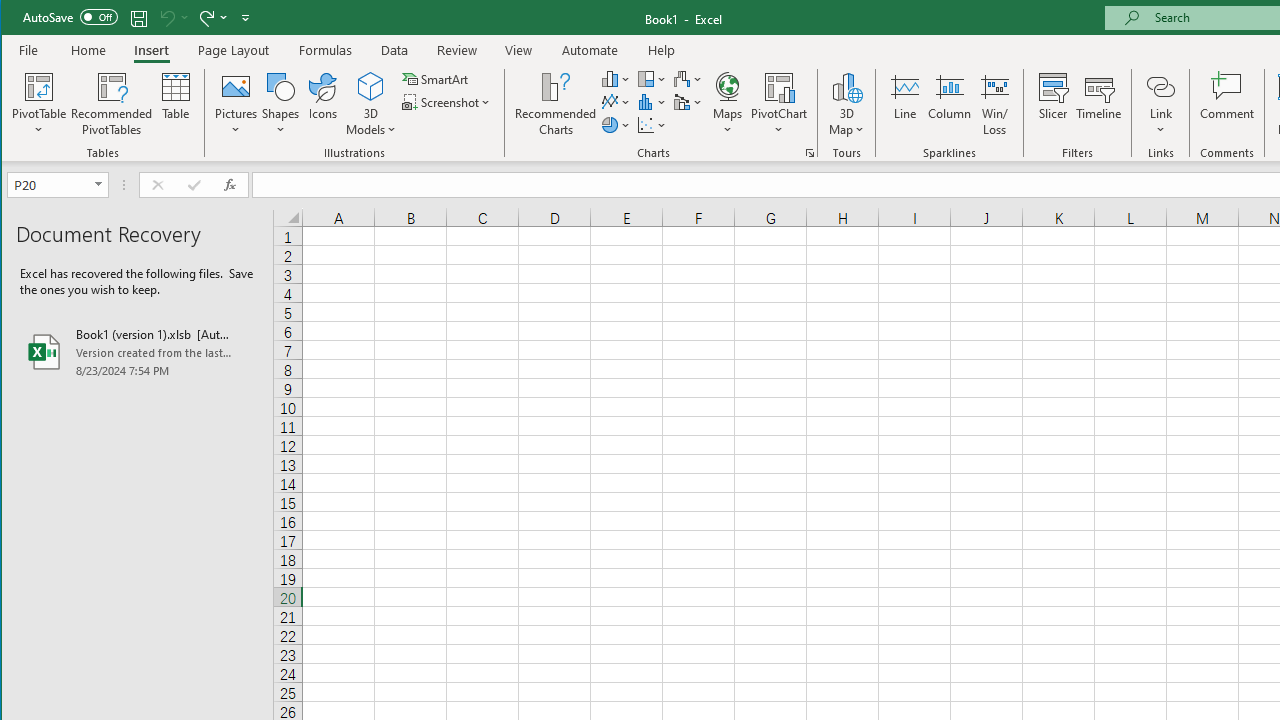 The image size is (1280, 720). What do you see at coordinates (447, 102) in the screenshot?
I see `'Screenshot'` at bounding box center [447, 102].